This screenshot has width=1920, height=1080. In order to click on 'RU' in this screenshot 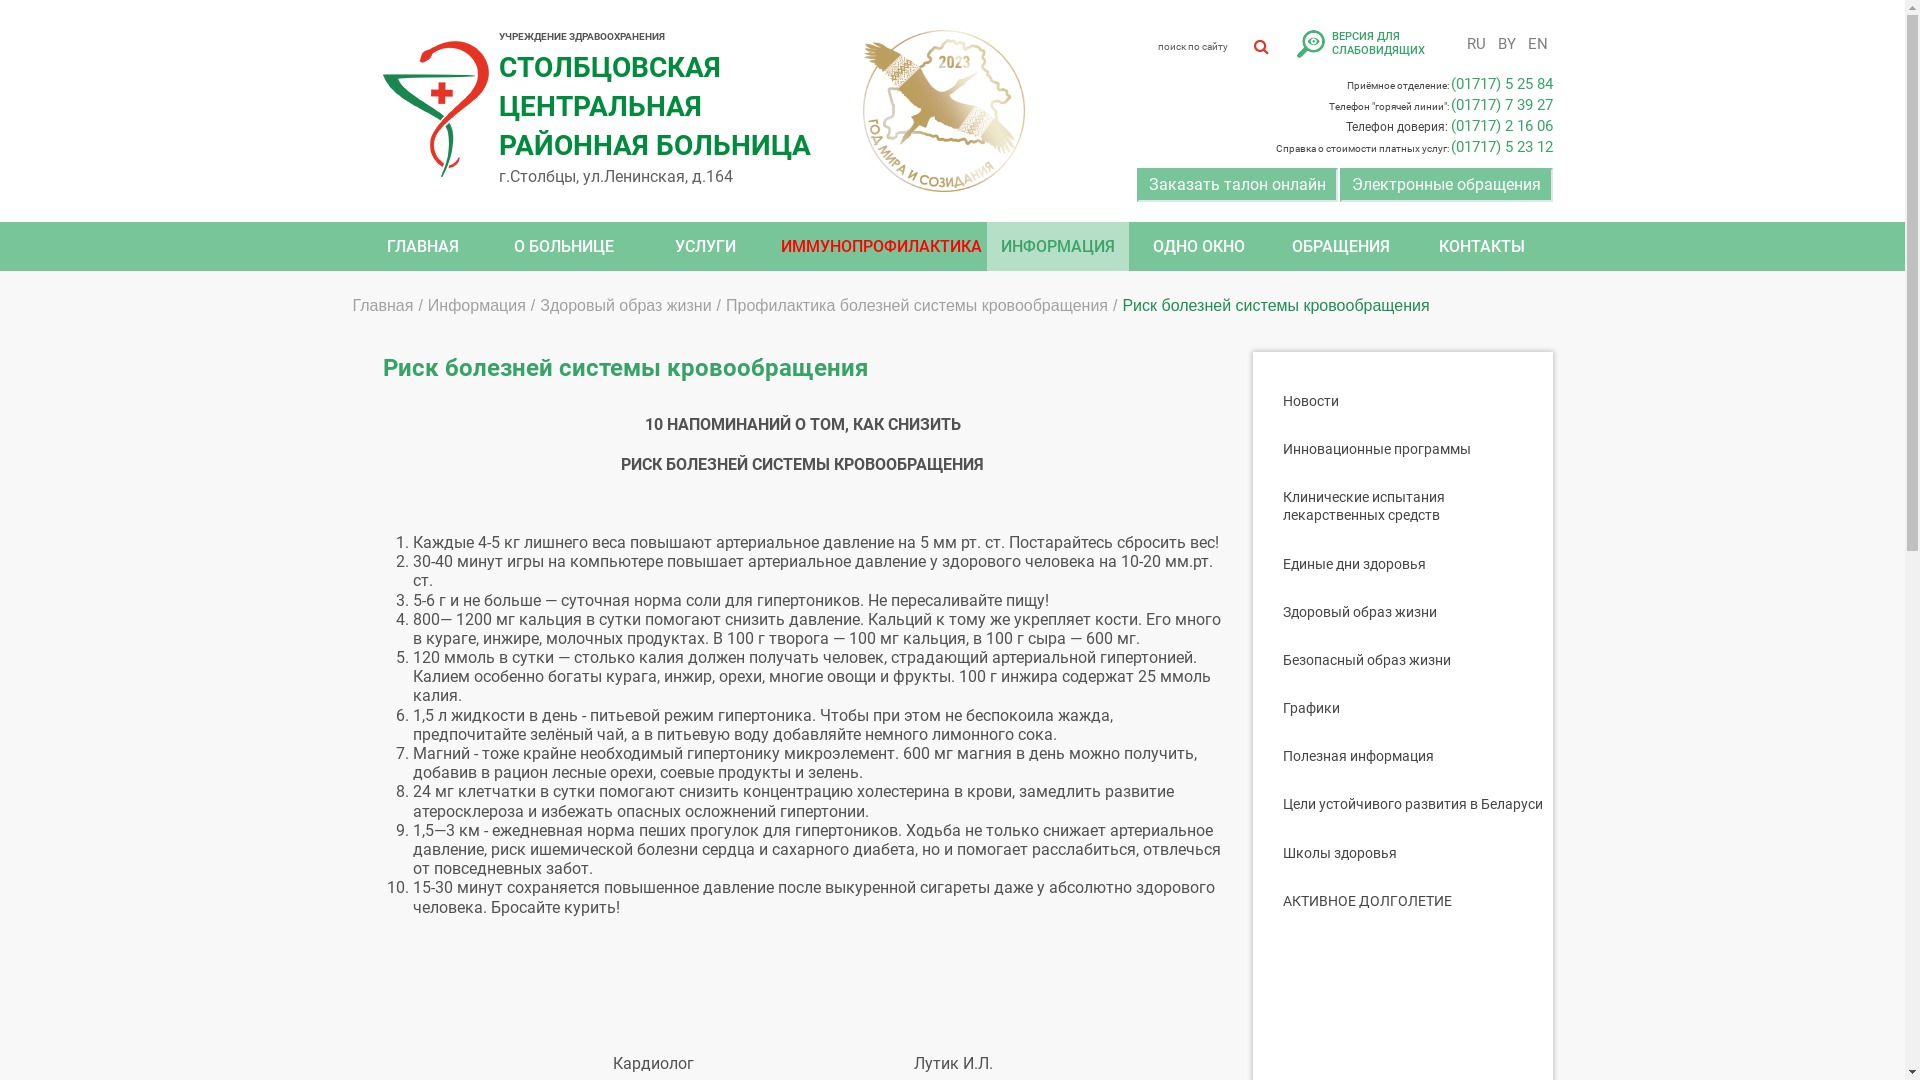, I will do `click(1462, 43)`.